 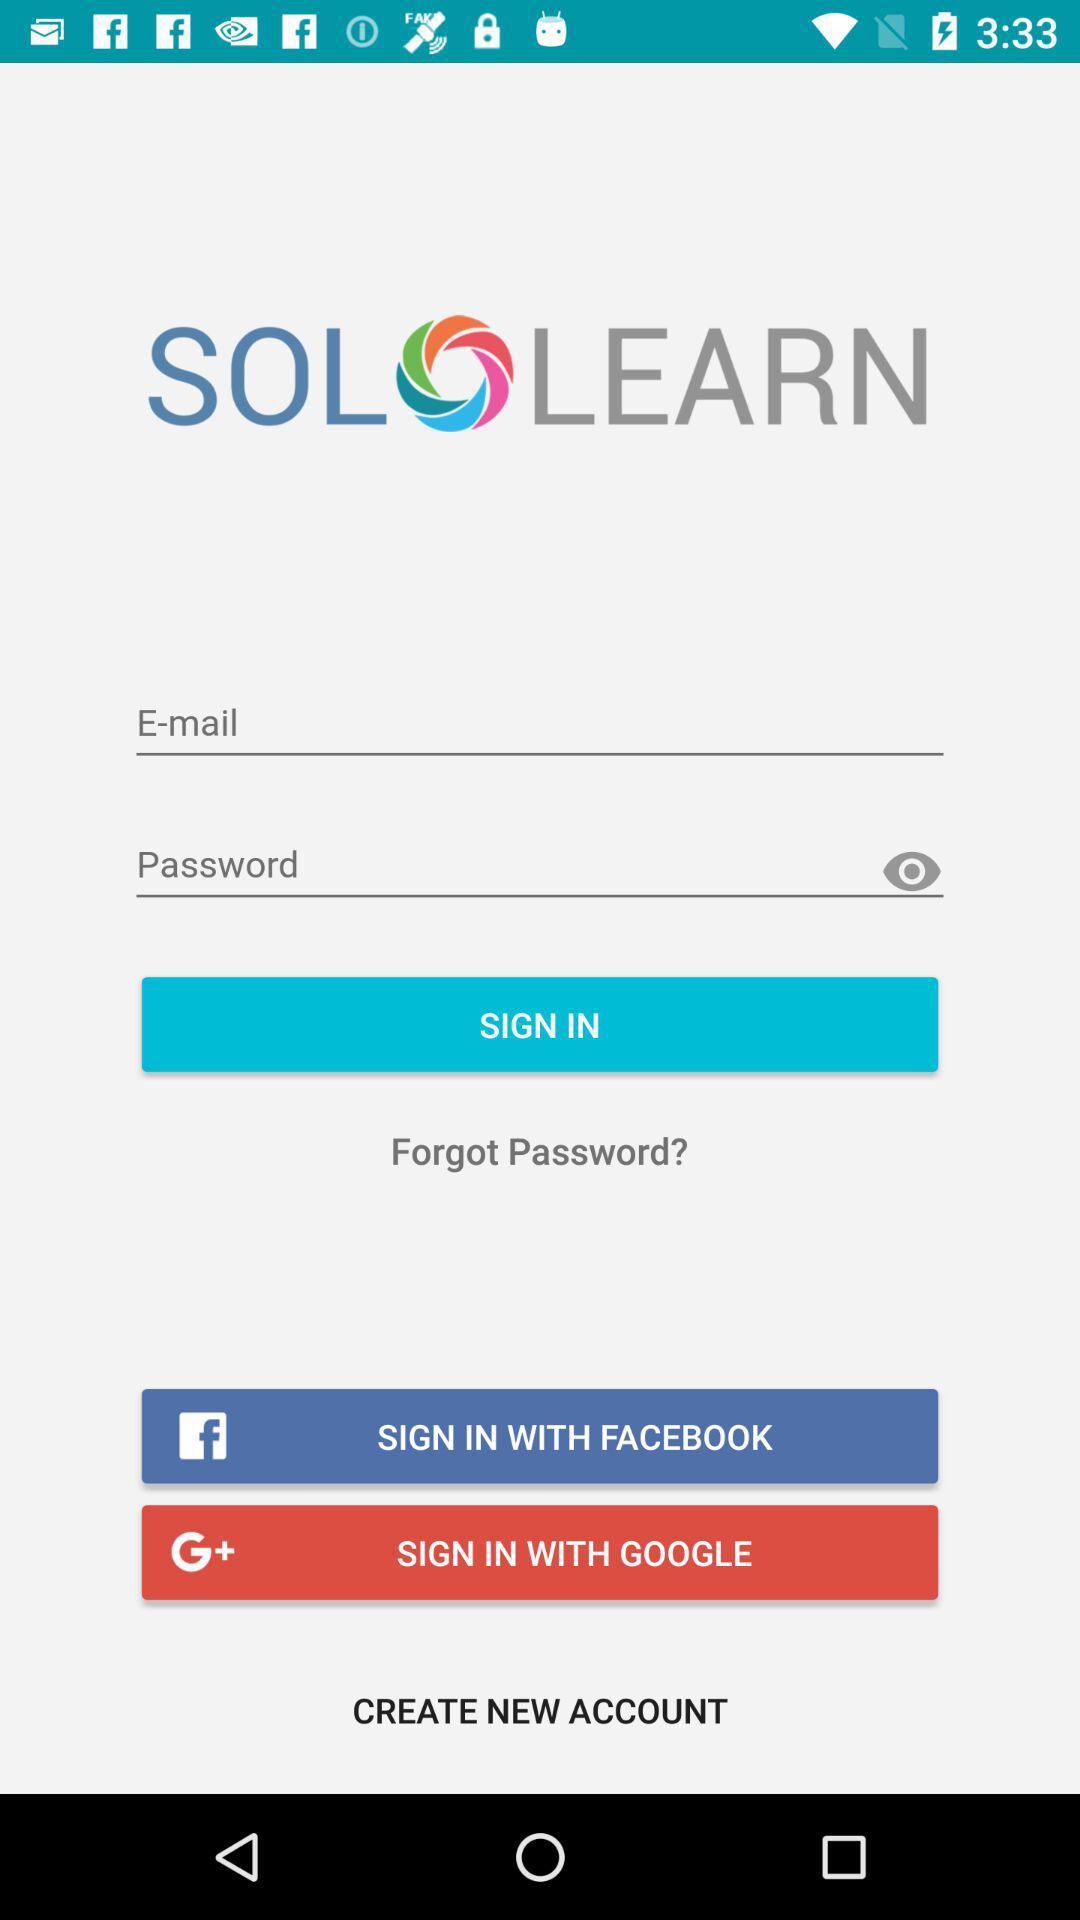 I want to click on the forgot password?, so click(x=538, y=1150).